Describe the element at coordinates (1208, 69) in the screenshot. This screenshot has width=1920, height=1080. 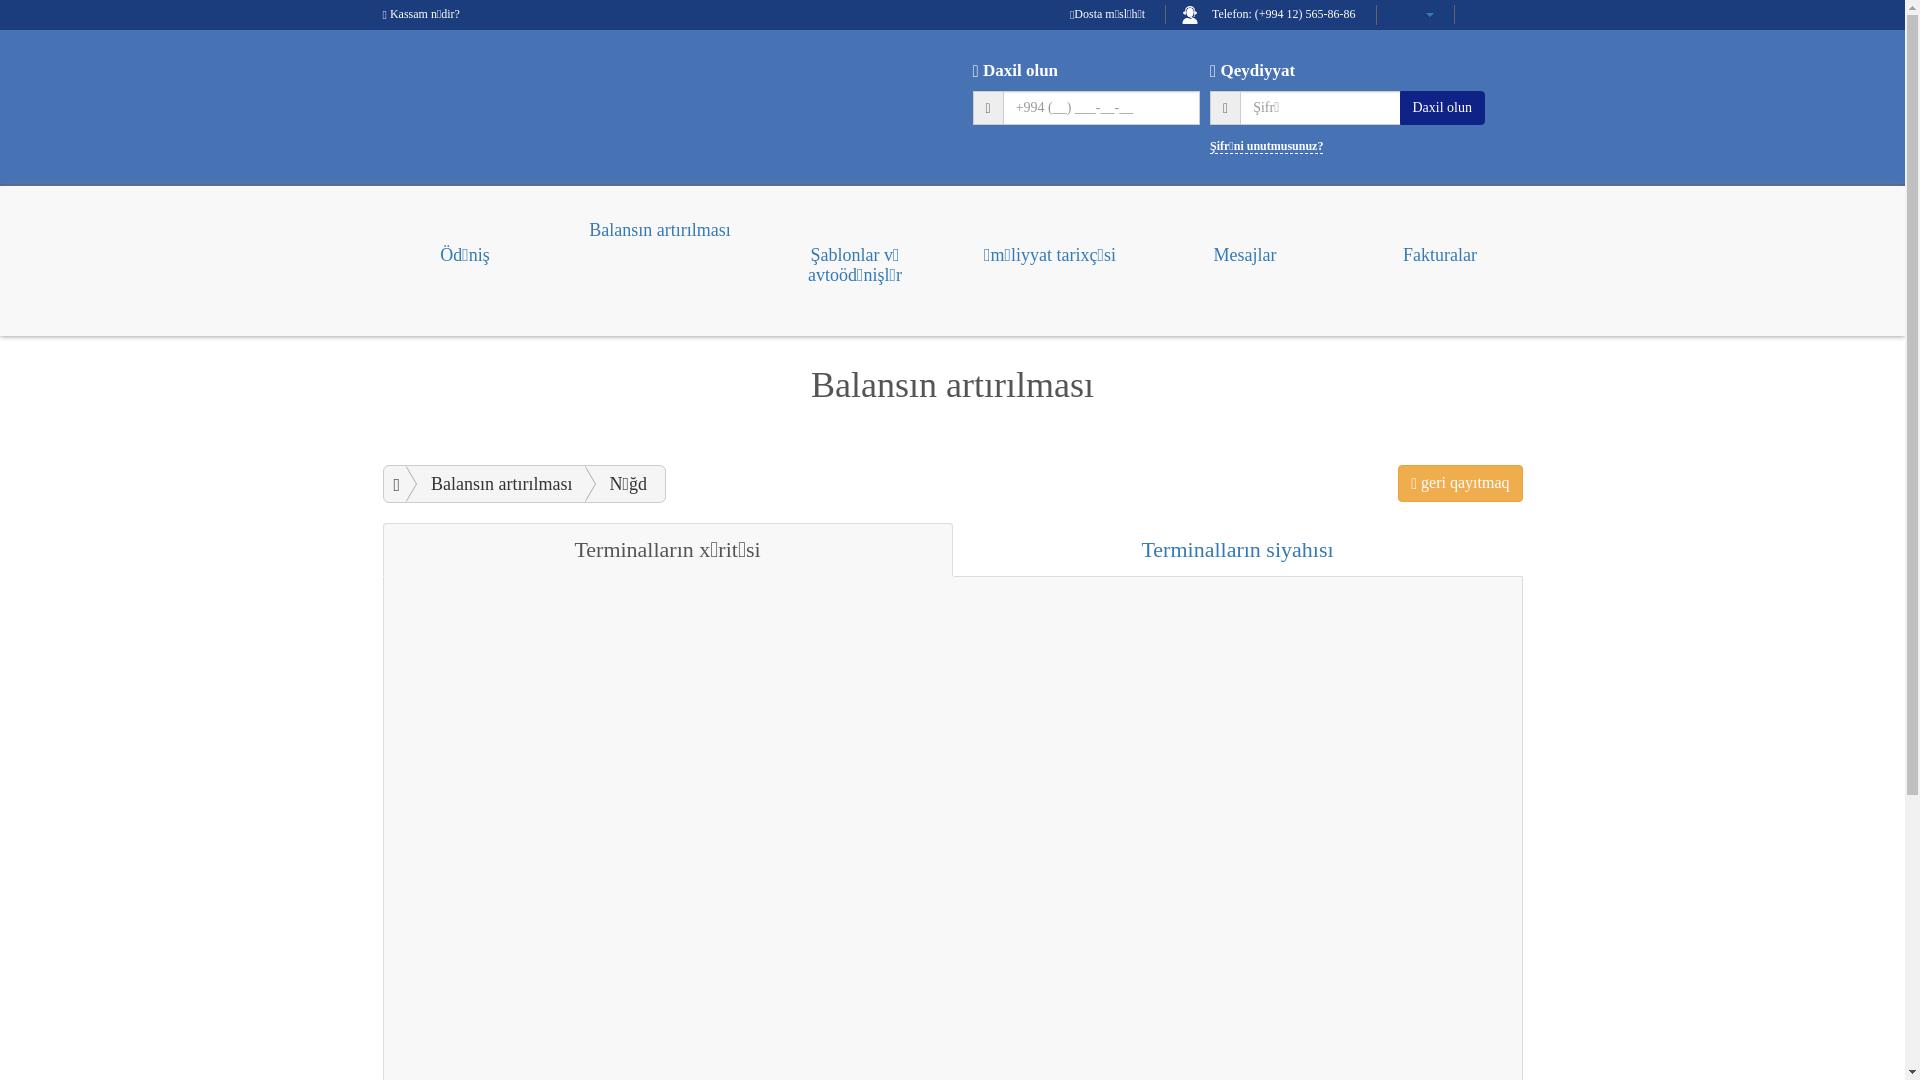
I see `'Qeydiyyat'` at that location.